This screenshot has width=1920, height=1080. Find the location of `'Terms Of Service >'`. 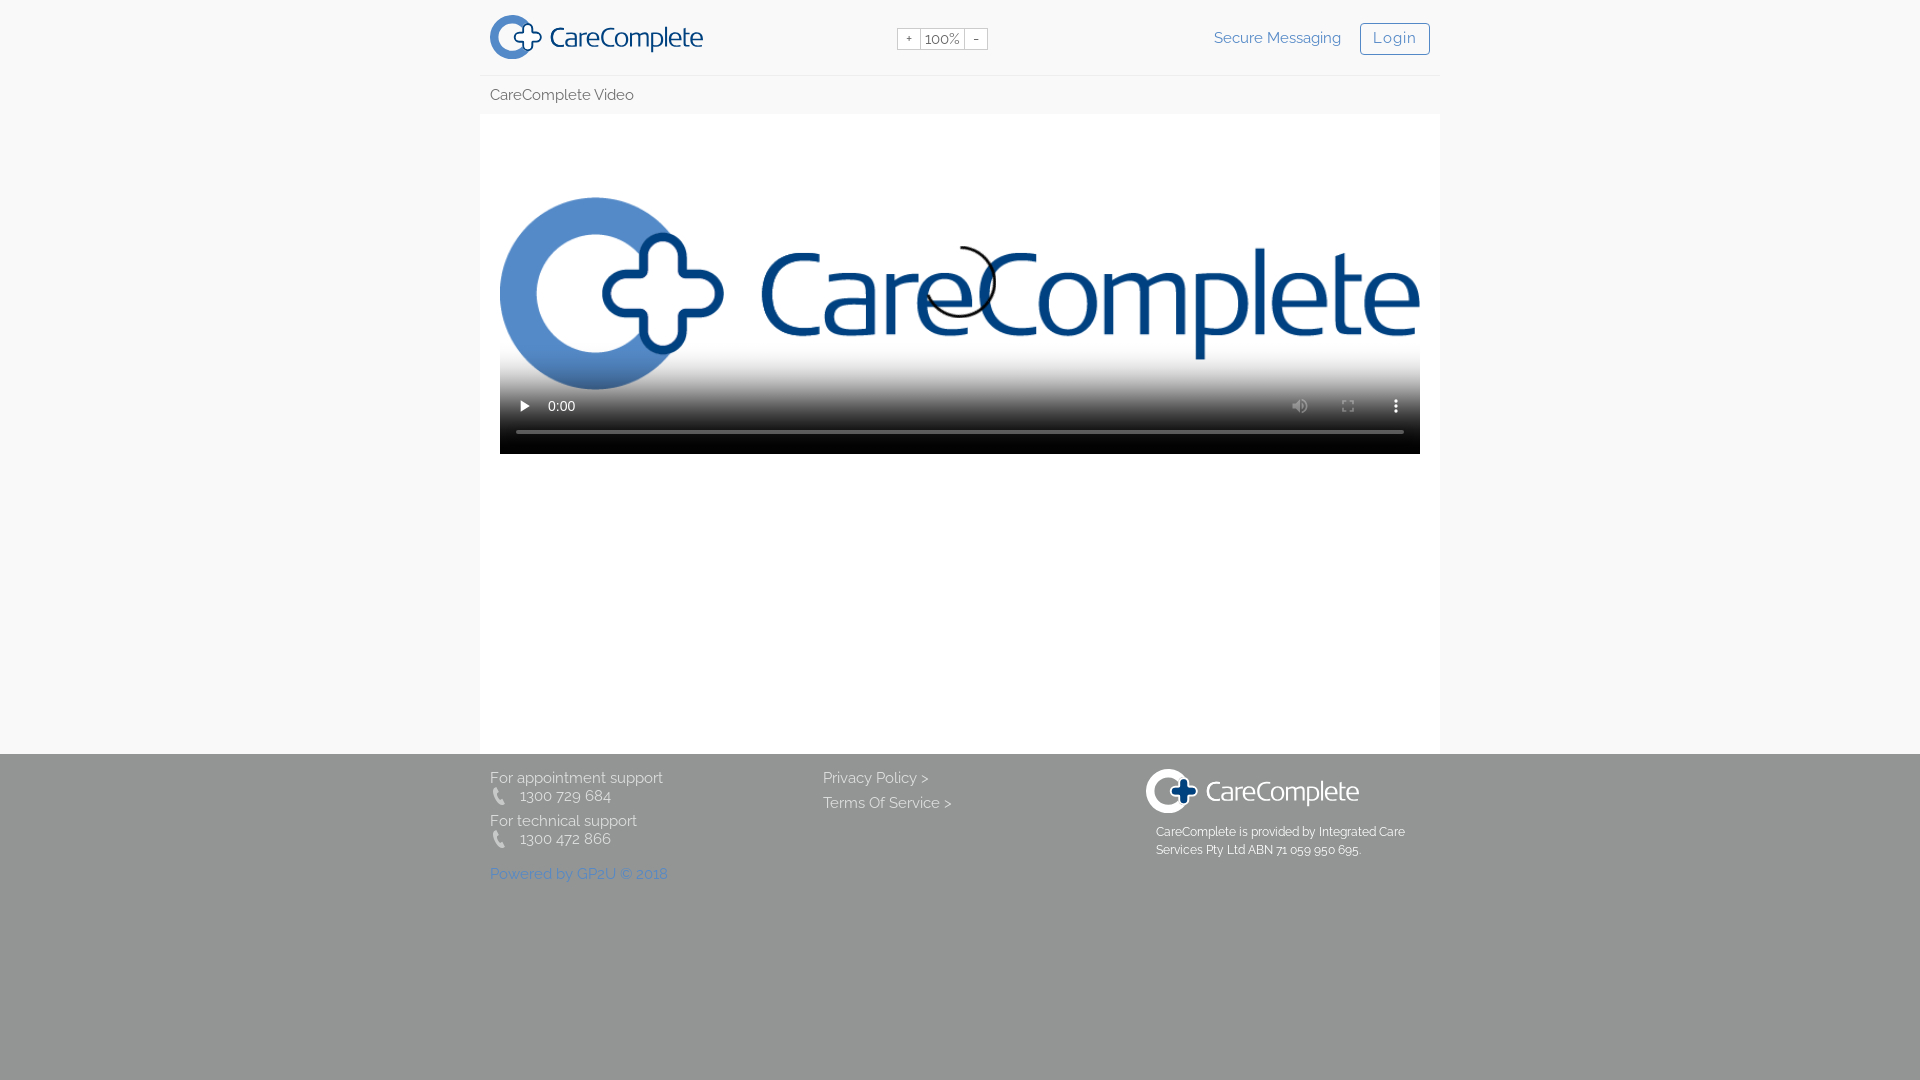

'Terms Of Service >' is located at coordinates (822, 801).